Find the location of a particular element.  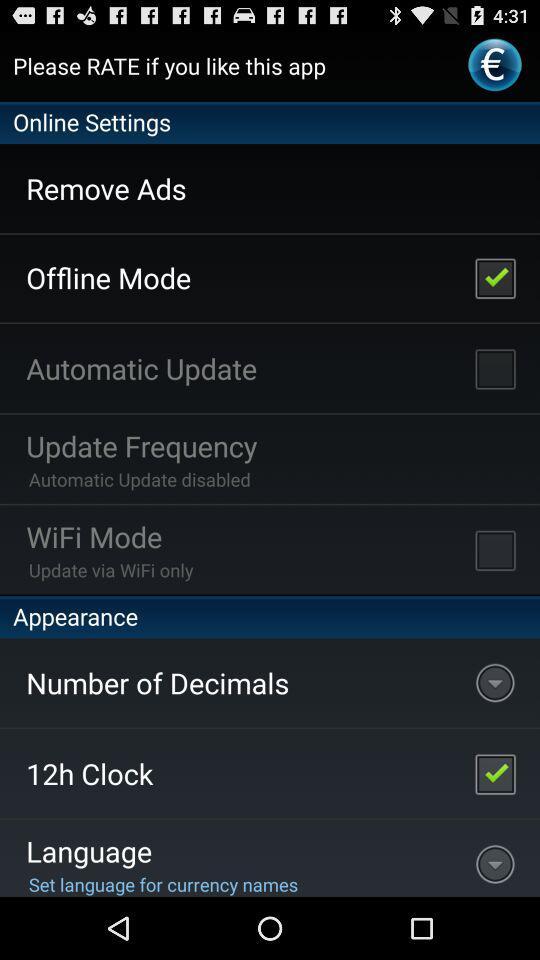

click on appearance 12h clock is located at coordinates (494, 772).